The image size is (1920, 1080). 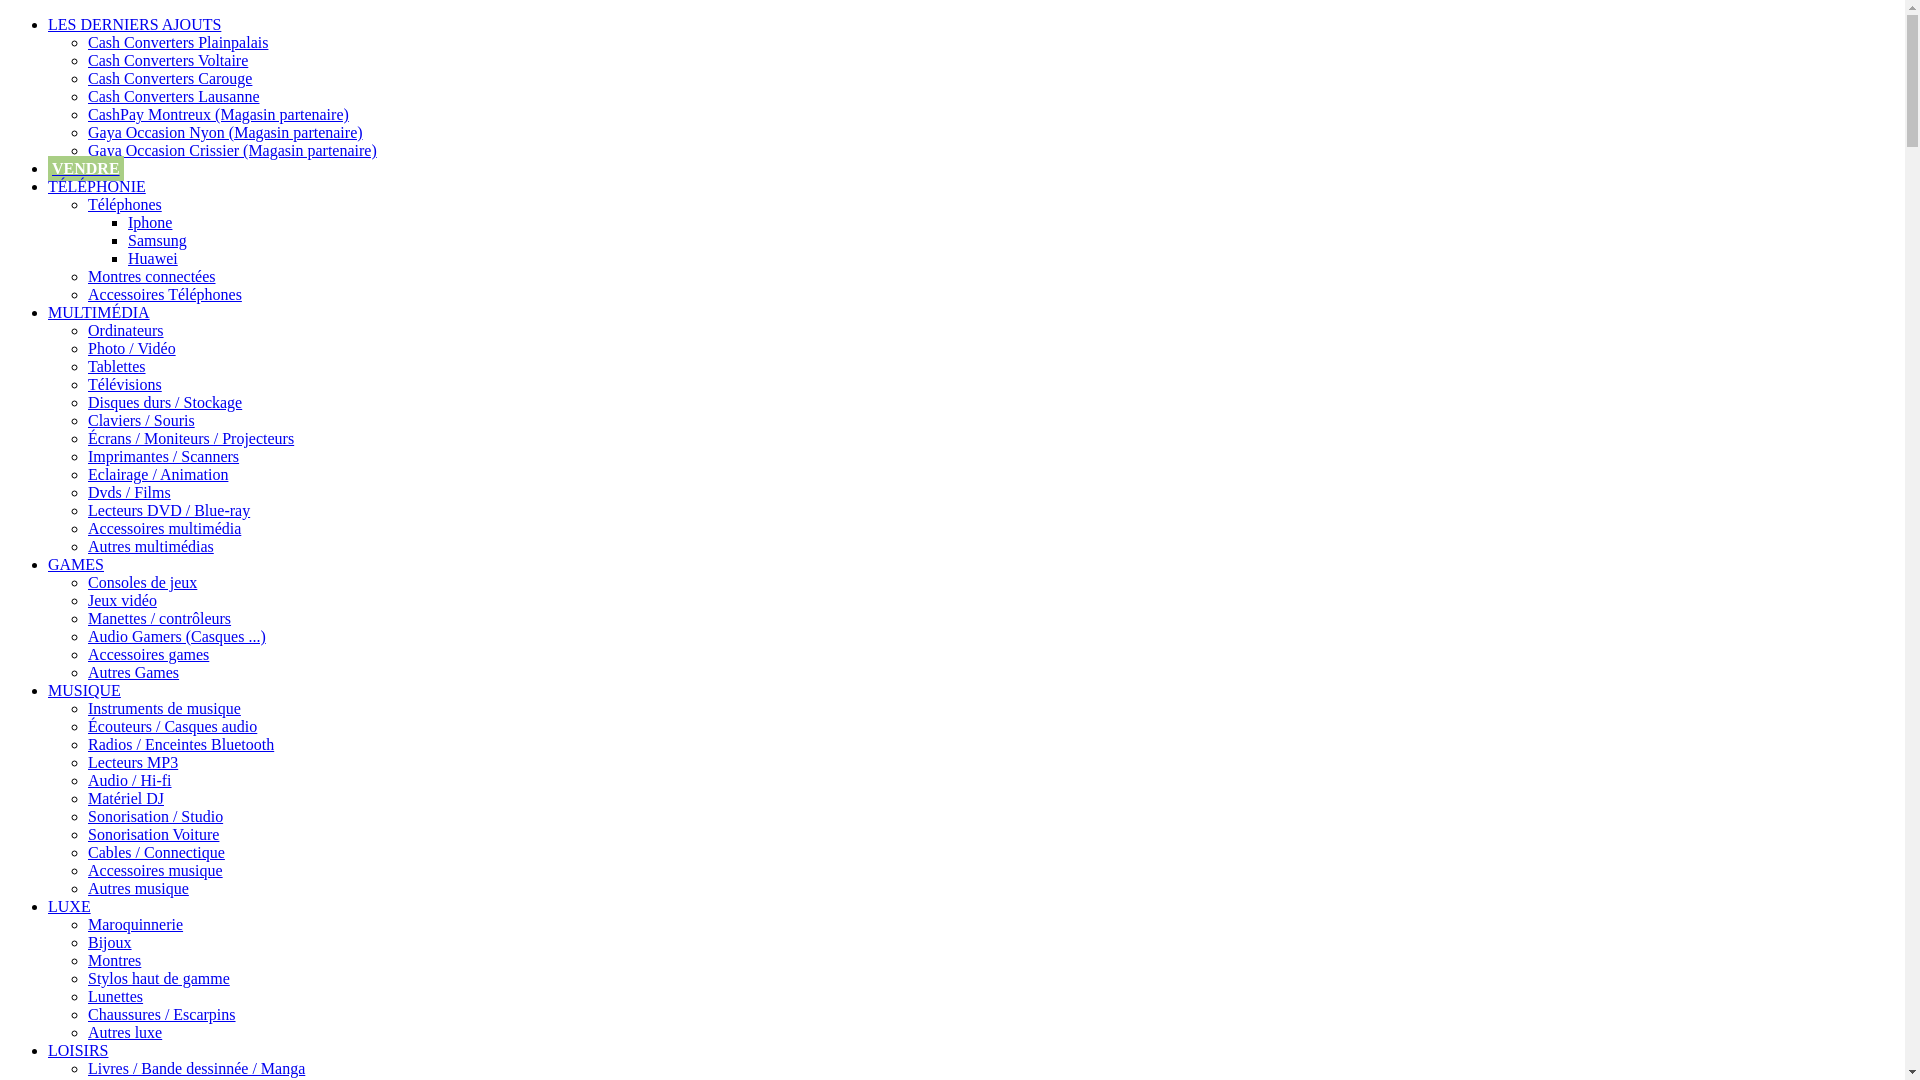 I want to click on 'Disques durs / Stockage', so click(x=164, y=402).